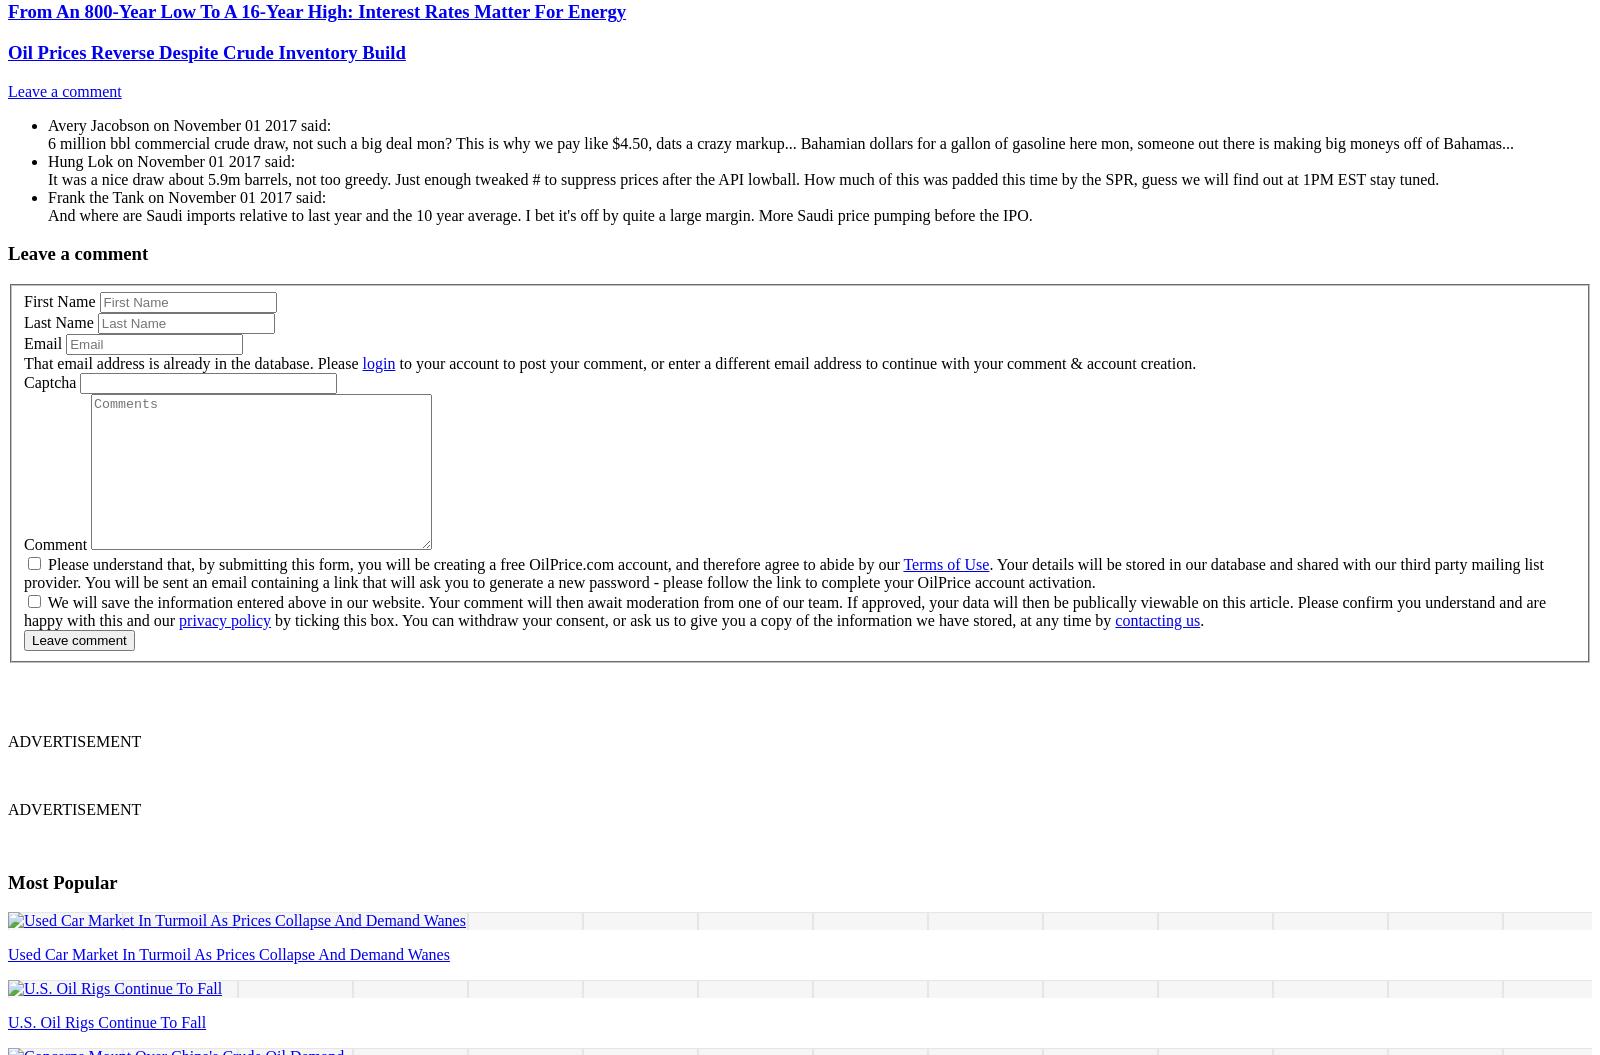 This screenshot has width=1600, height=1055. What do you see at coordinates (57, 320) in the screenshot?
I see `'Last Name'` at bounding box center [57, 320].